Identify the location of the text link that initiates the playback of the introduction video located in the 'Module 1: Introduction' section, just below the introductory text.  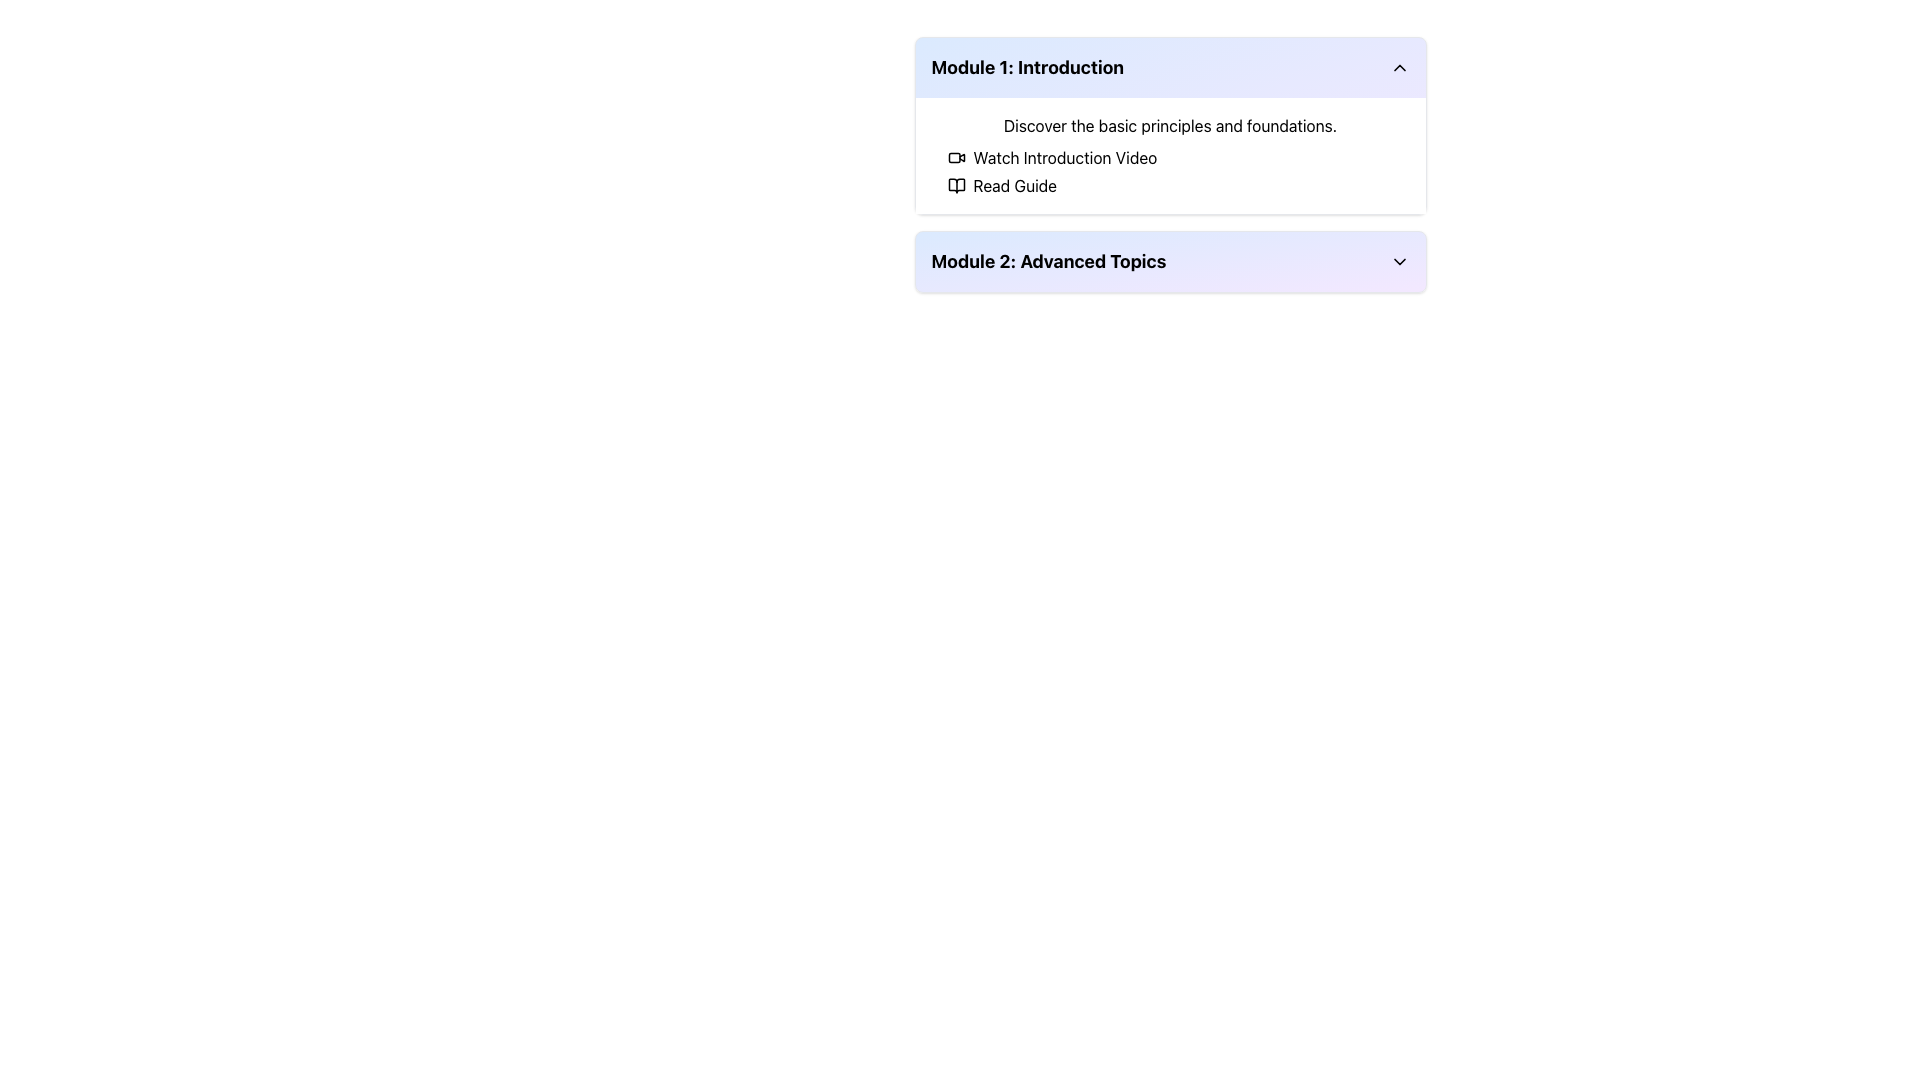
(1064, 157).